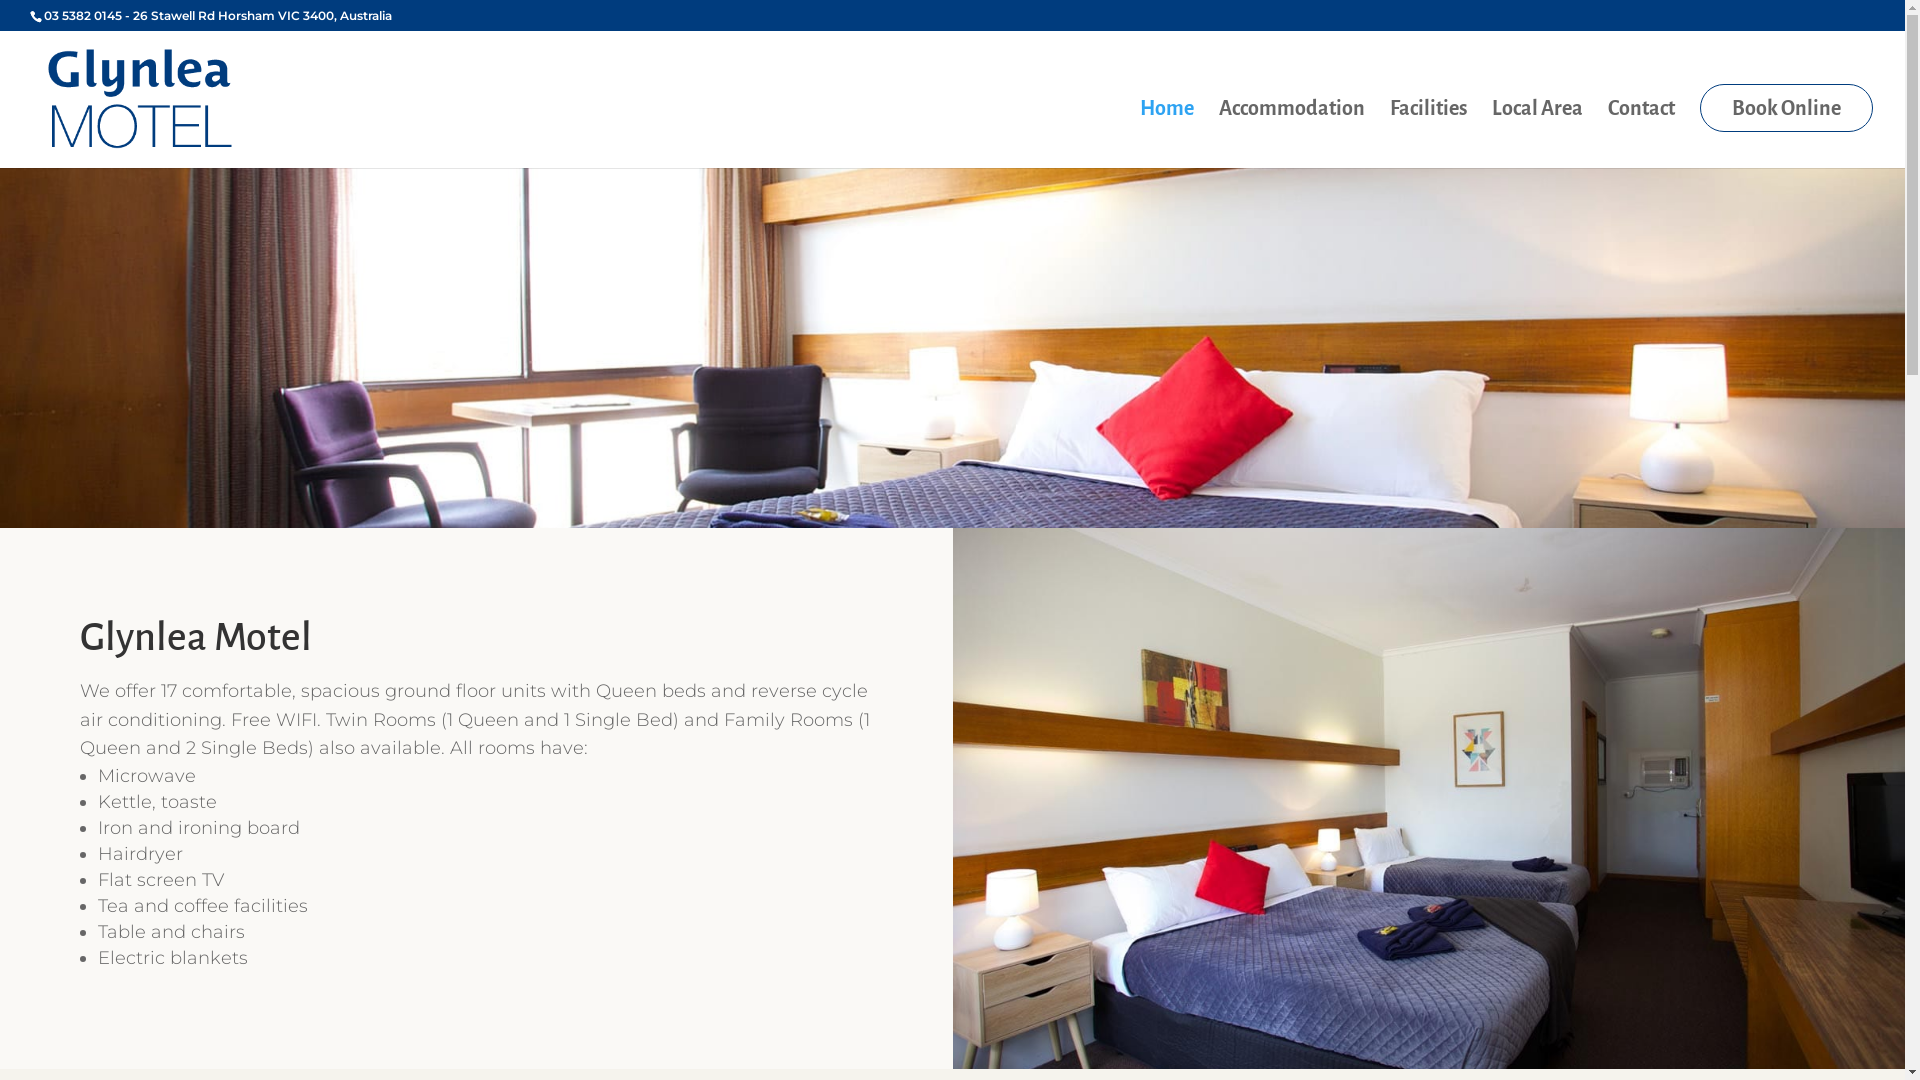  What do you see at coordinates (81, 15) in the screenshot?
I see `'03 5382 0145'` at bounding box center [81, 15].